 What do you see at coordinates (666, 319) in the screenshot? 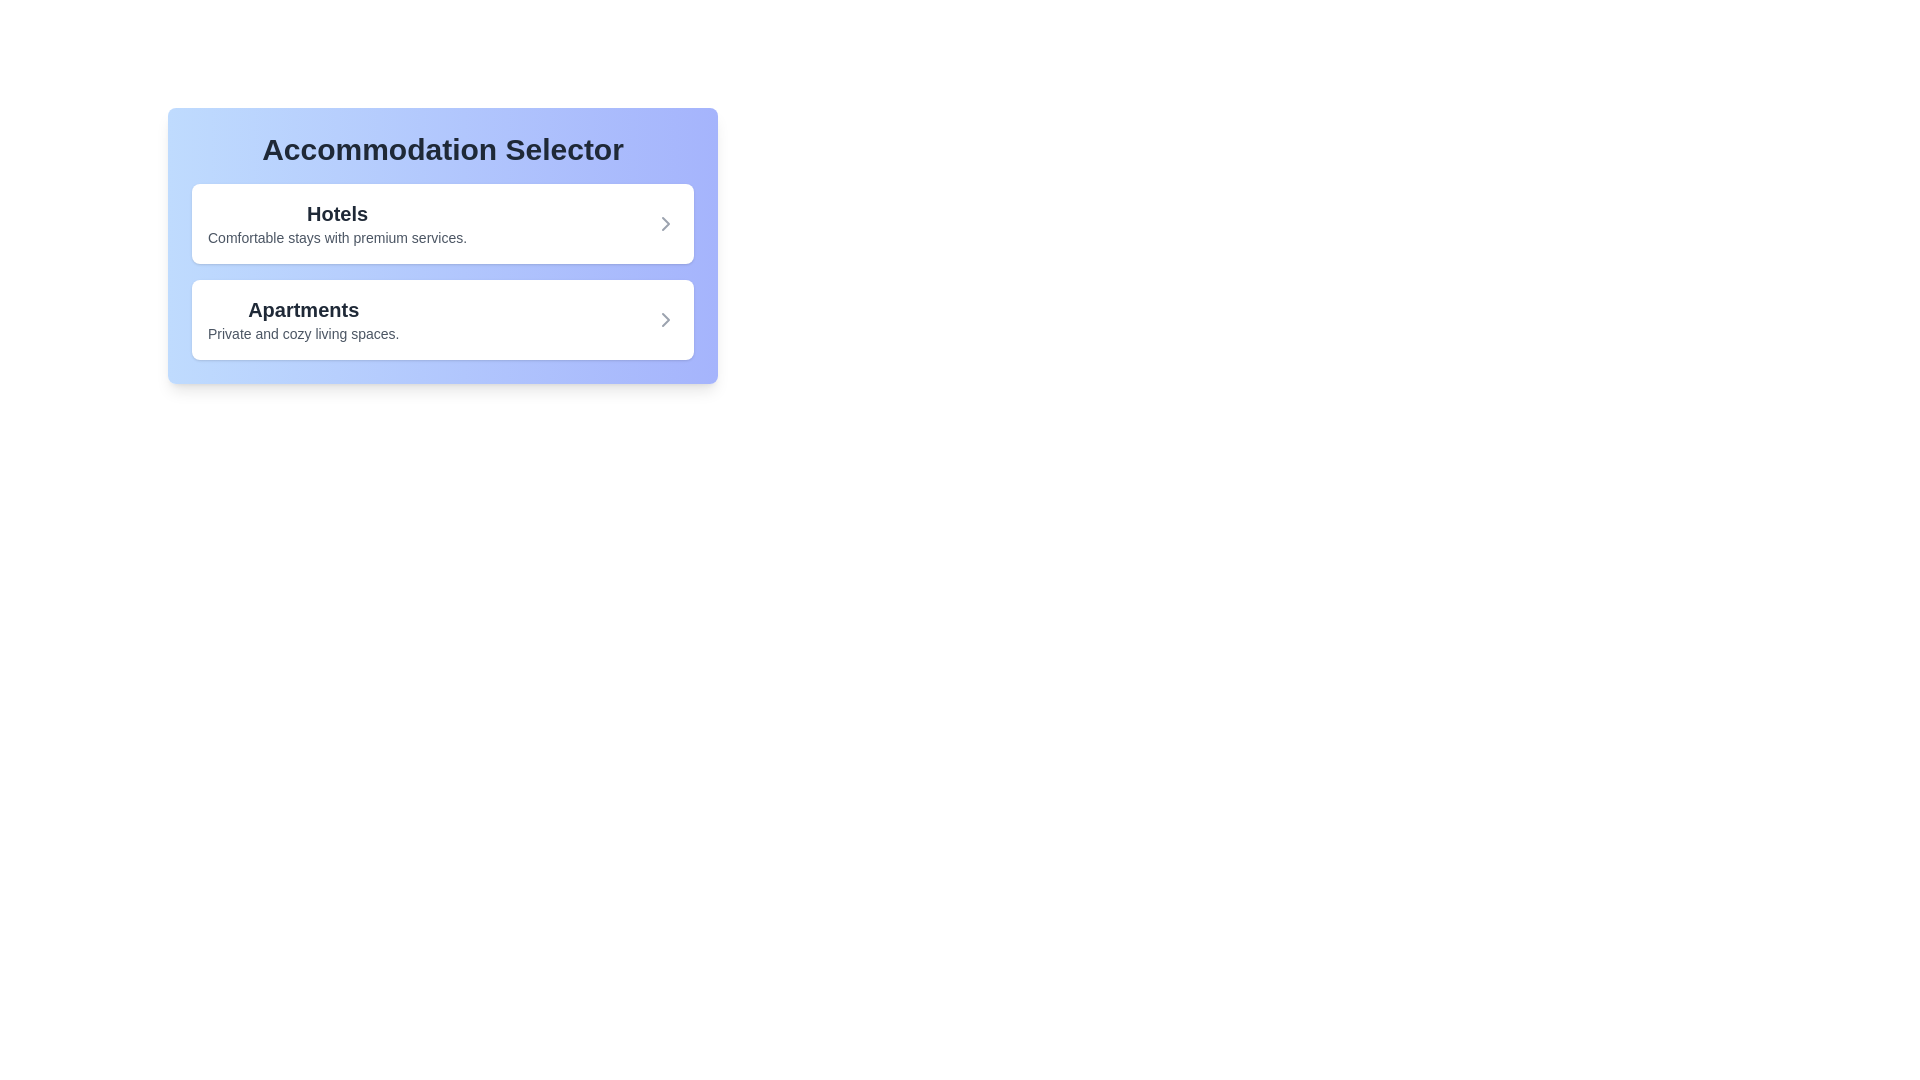
I see `the rightward-pointing chevron icon styled in light gray located in the 'Apartments' section under 'Accommodation Selector'` at bounding box center [666, 319].